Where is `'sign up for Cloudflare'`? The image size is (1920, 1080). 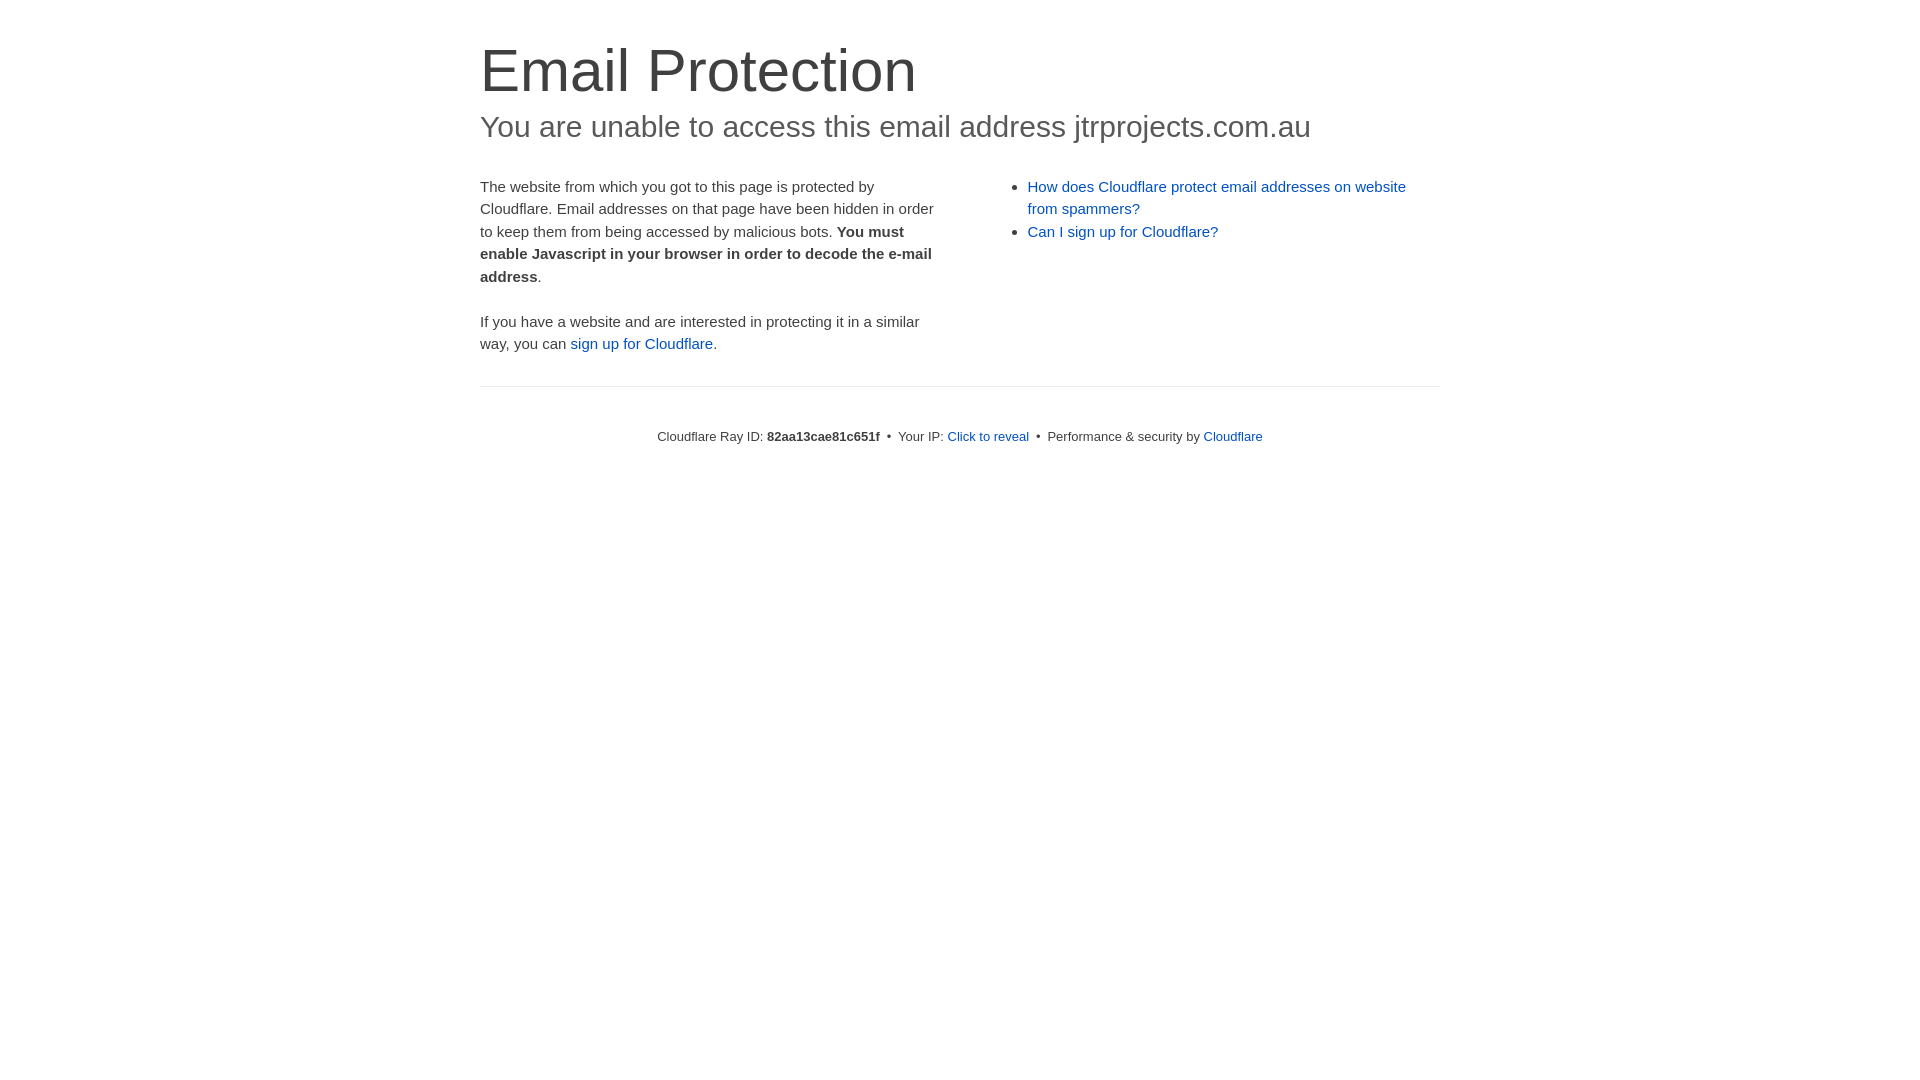 'sign up for Cloudflare' is located at coordinates (642, 342).